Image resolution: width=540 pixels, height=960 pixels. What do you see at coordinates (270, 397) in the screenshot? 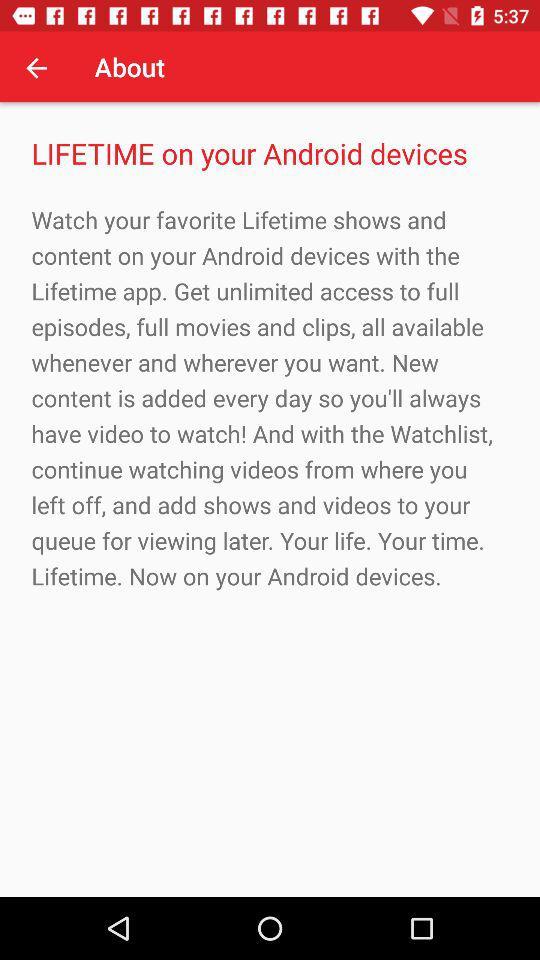
I see `the icon below lifetime on your icon` at bounding box center [270, 397].